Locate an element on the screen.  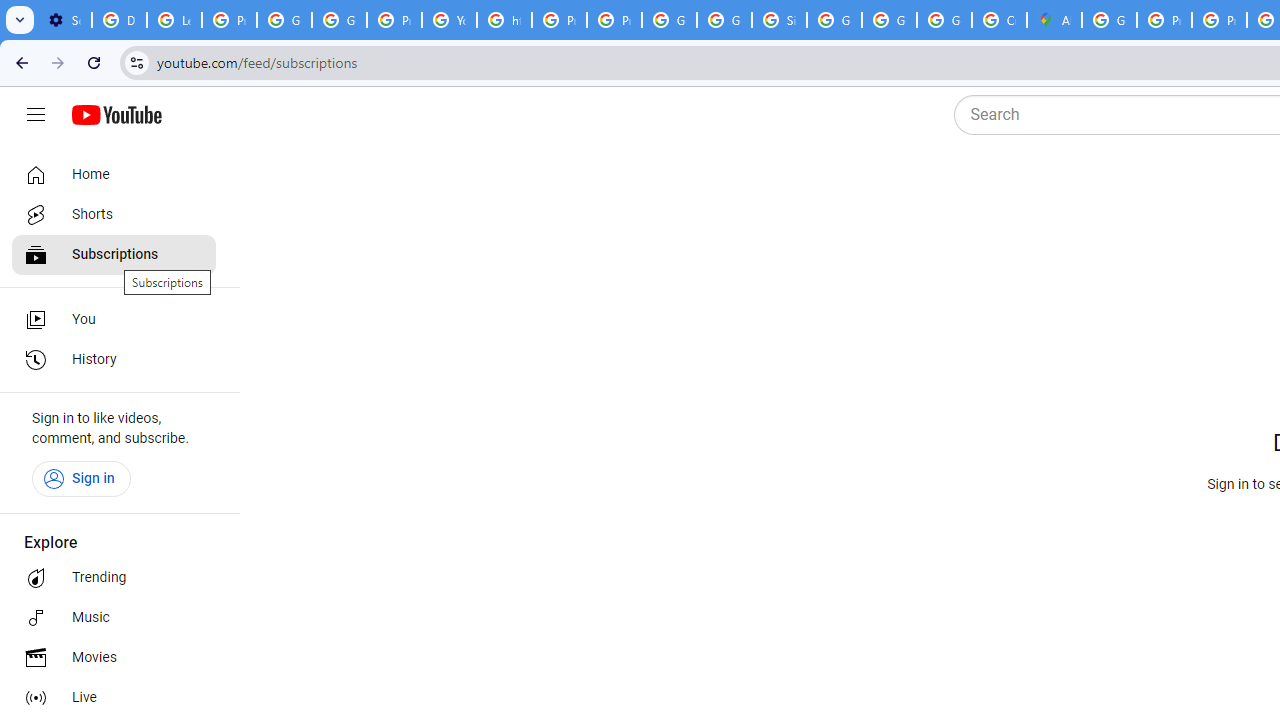
'Guide' is located at coordinates (35, 115).